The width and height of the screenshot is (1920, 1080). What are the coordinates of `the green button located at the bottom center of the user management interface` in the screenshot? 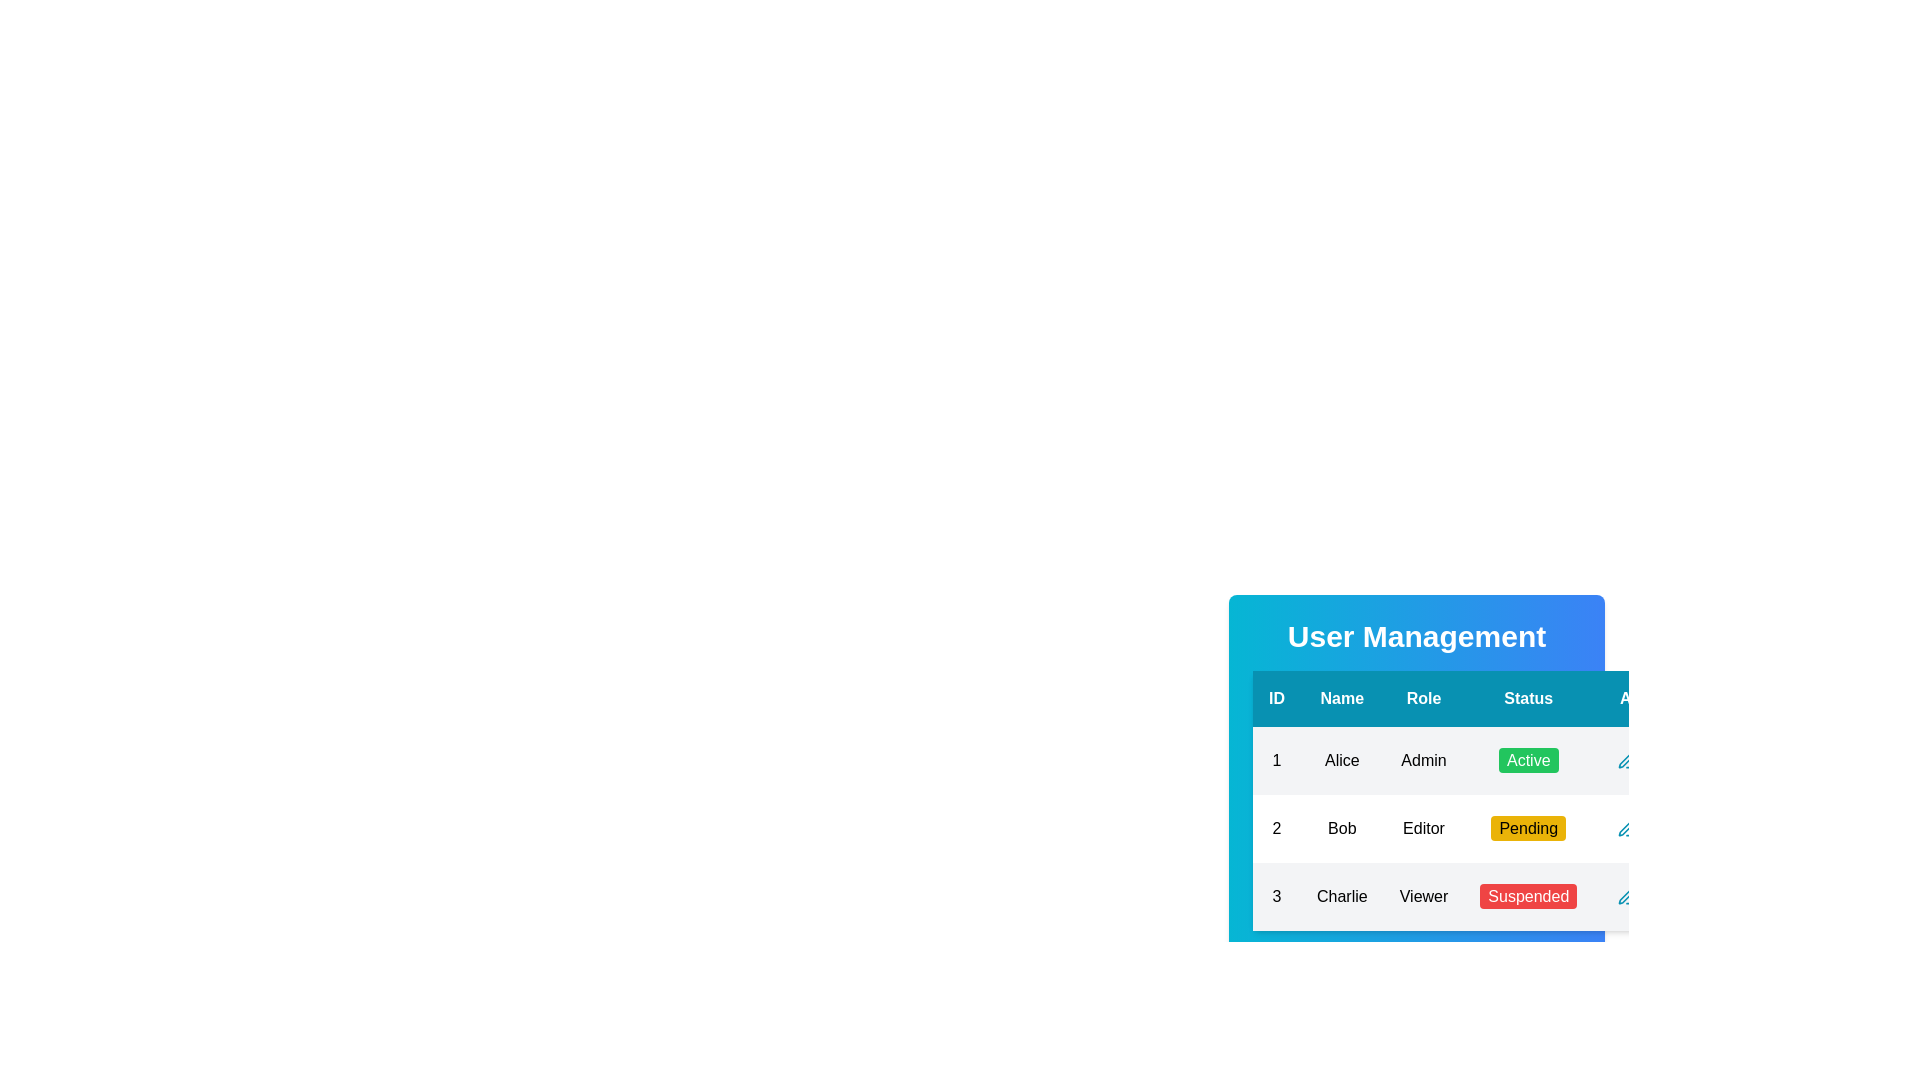 It's located at (1415, 966).